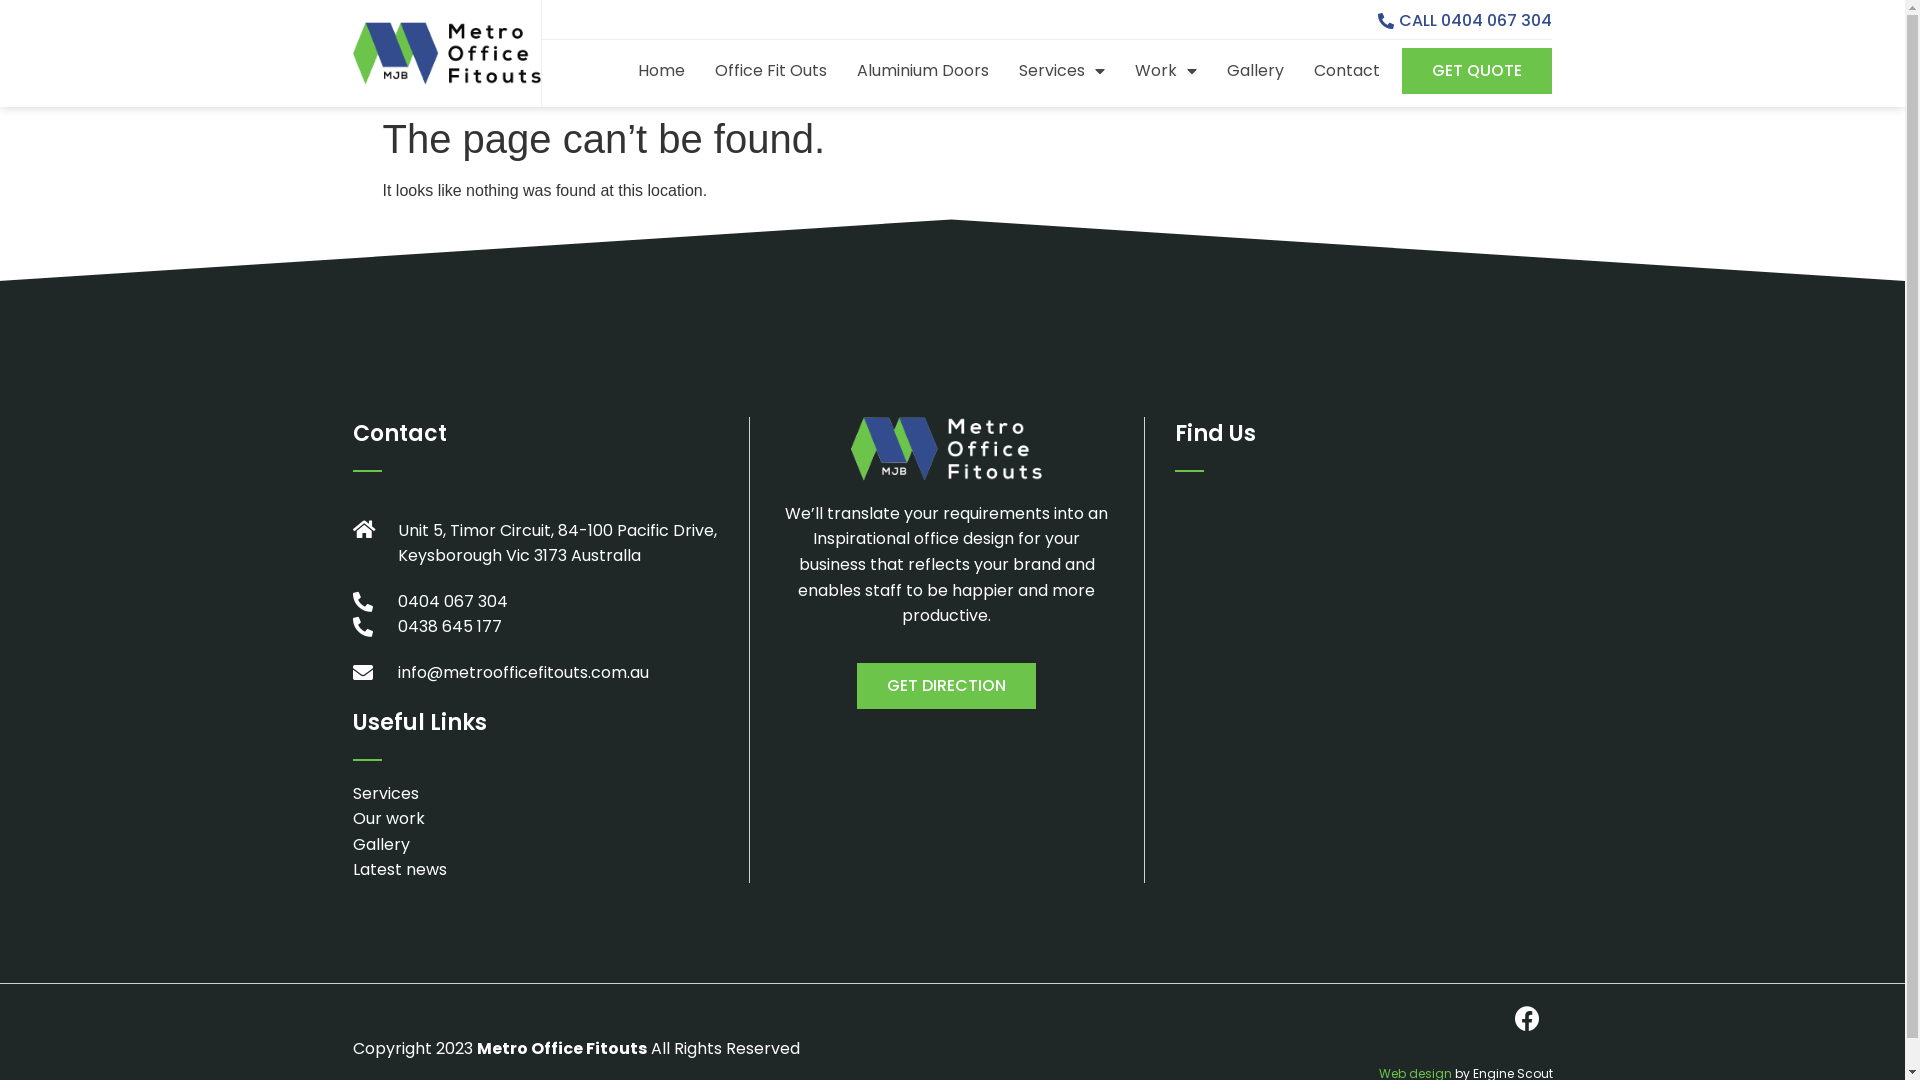 This screenshot has width=1920, height=1080. Describe the element at coordinates (1060, 69) in the screenshot. I see `'Services'` at that location.